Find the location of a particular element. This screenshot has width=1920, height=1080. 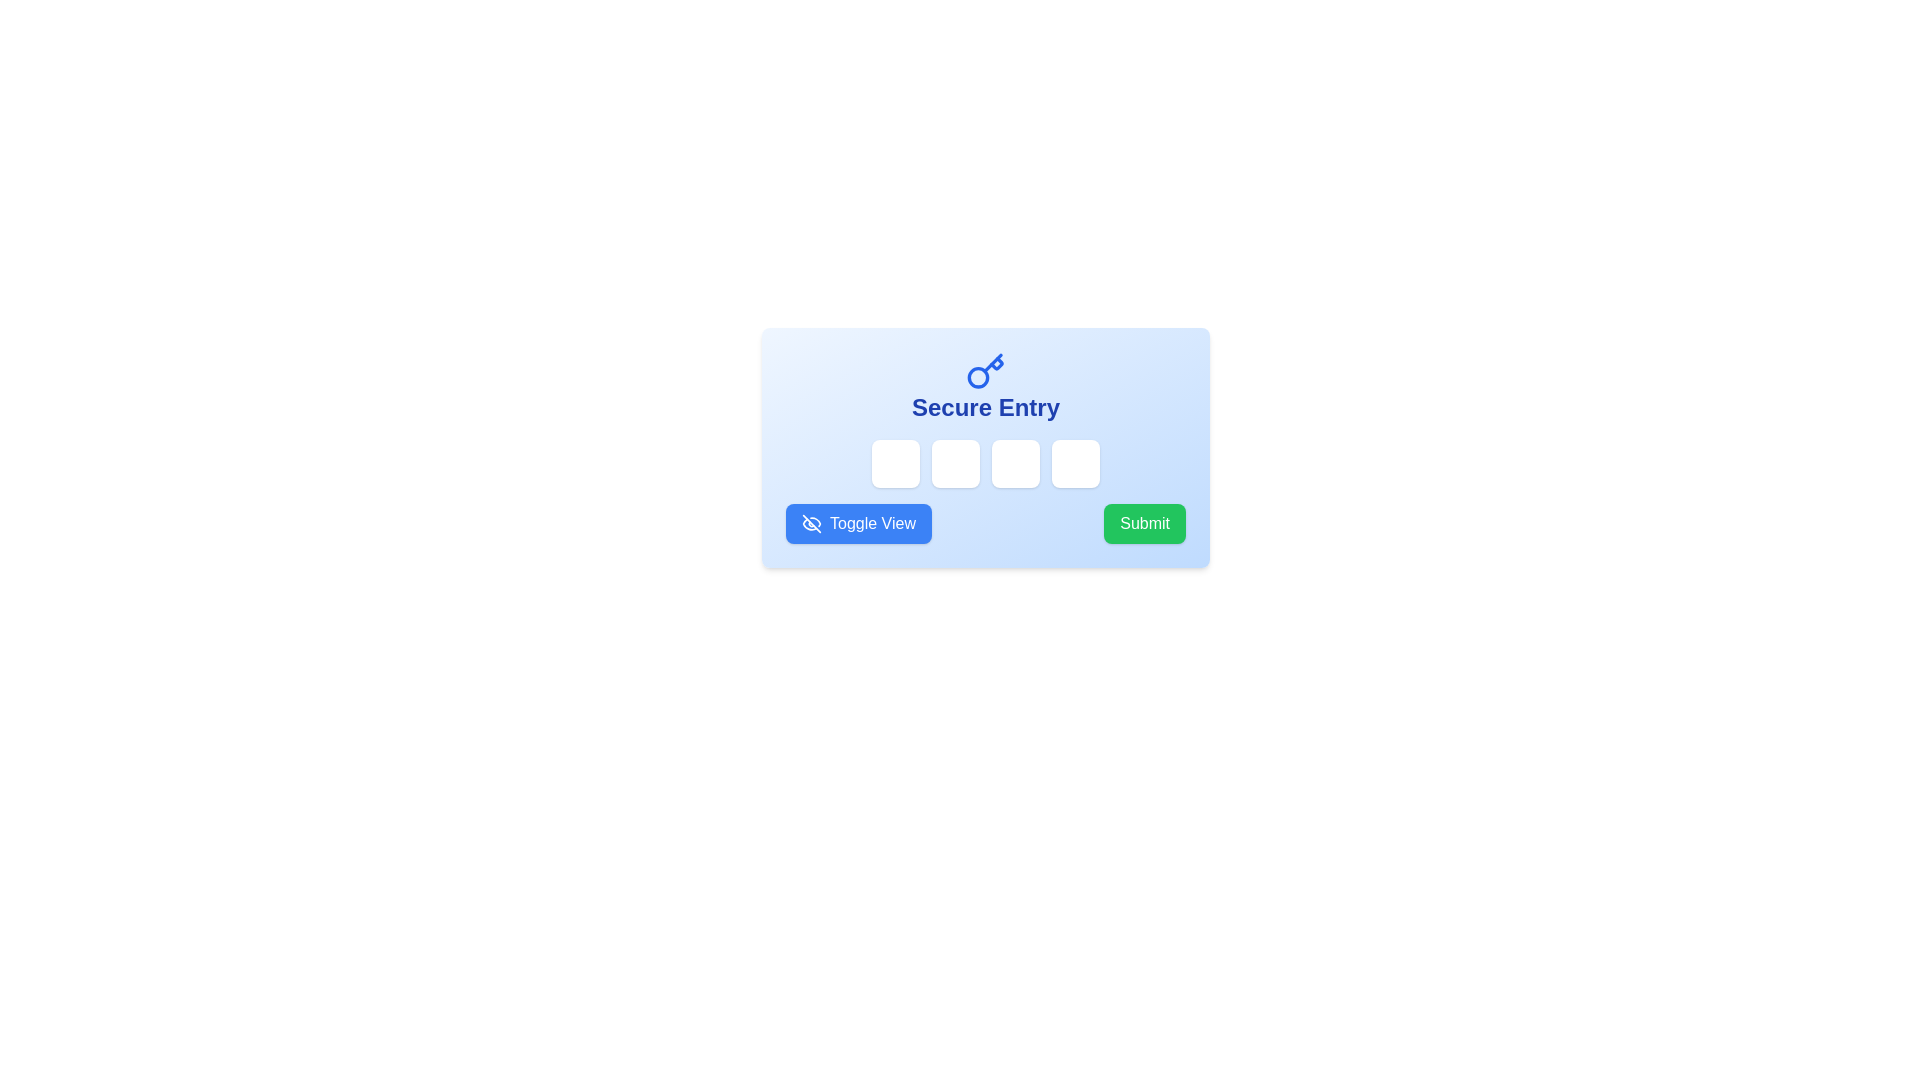

the toggle visibility button located horizontally aligned with the 'Submit' button is located at coordinates (859, 523).